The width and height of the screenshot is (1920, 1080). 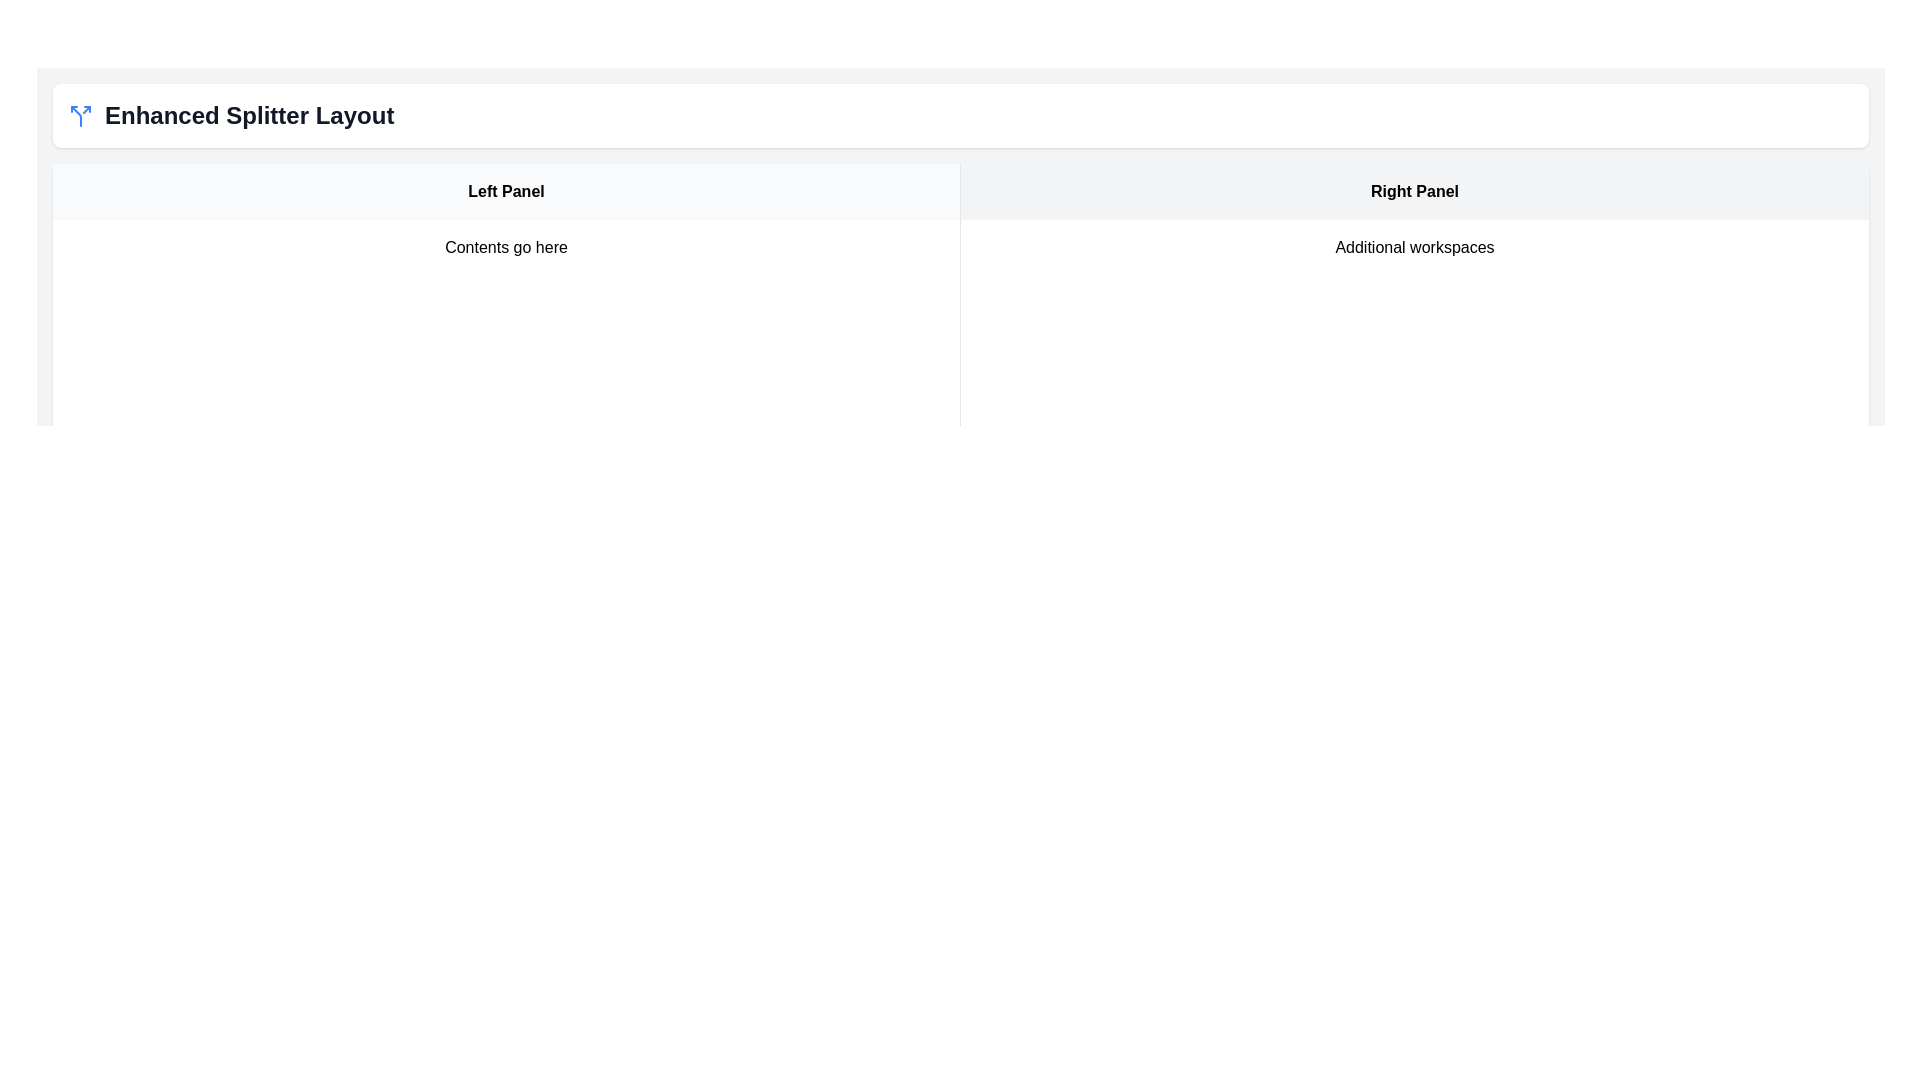 What do you see at coordinates (80, 115) in the screenshot?
I see `the blue 'Y' split icon located on the left side of the header titled 'Enhanced Splitter Layout'` at bounding box center [80, 115].